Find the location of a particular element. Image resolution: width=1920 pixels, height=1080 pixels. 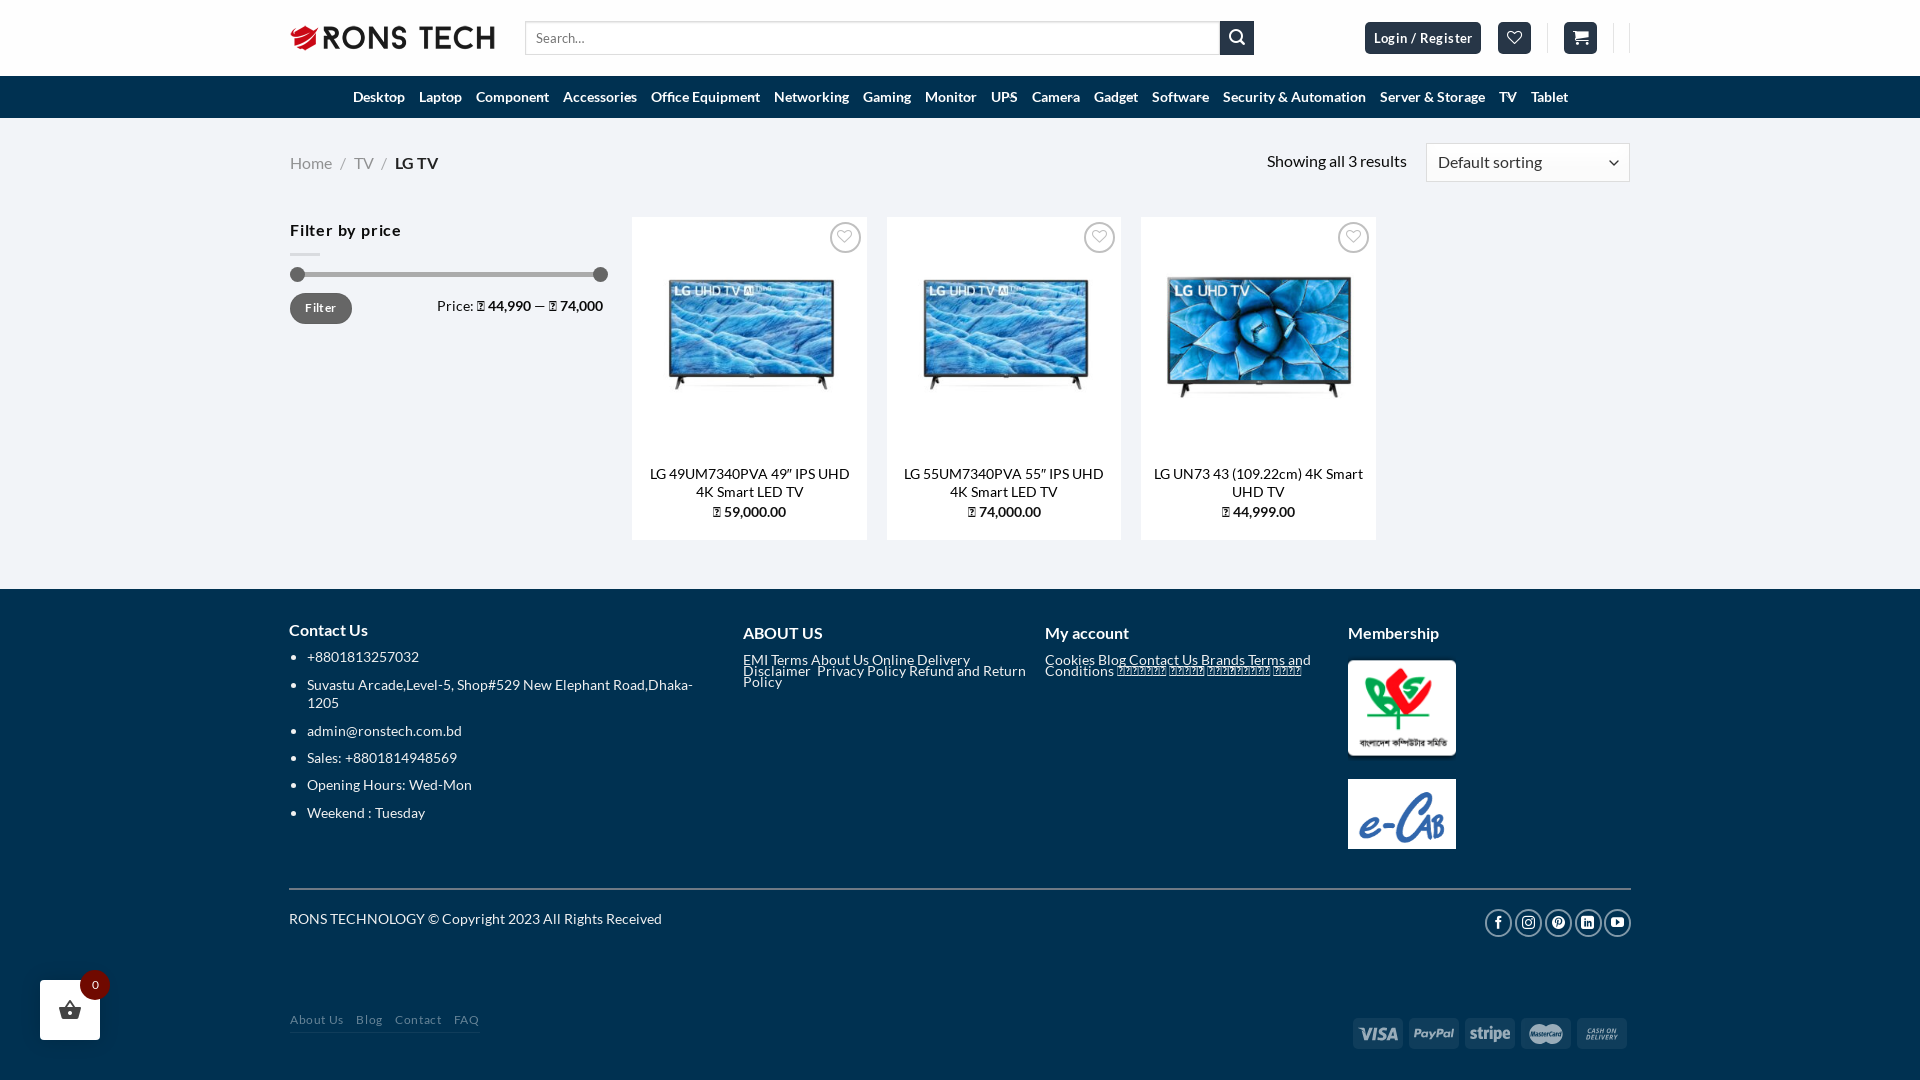

'Security & Automation' is located at coordinates (1294, 96).